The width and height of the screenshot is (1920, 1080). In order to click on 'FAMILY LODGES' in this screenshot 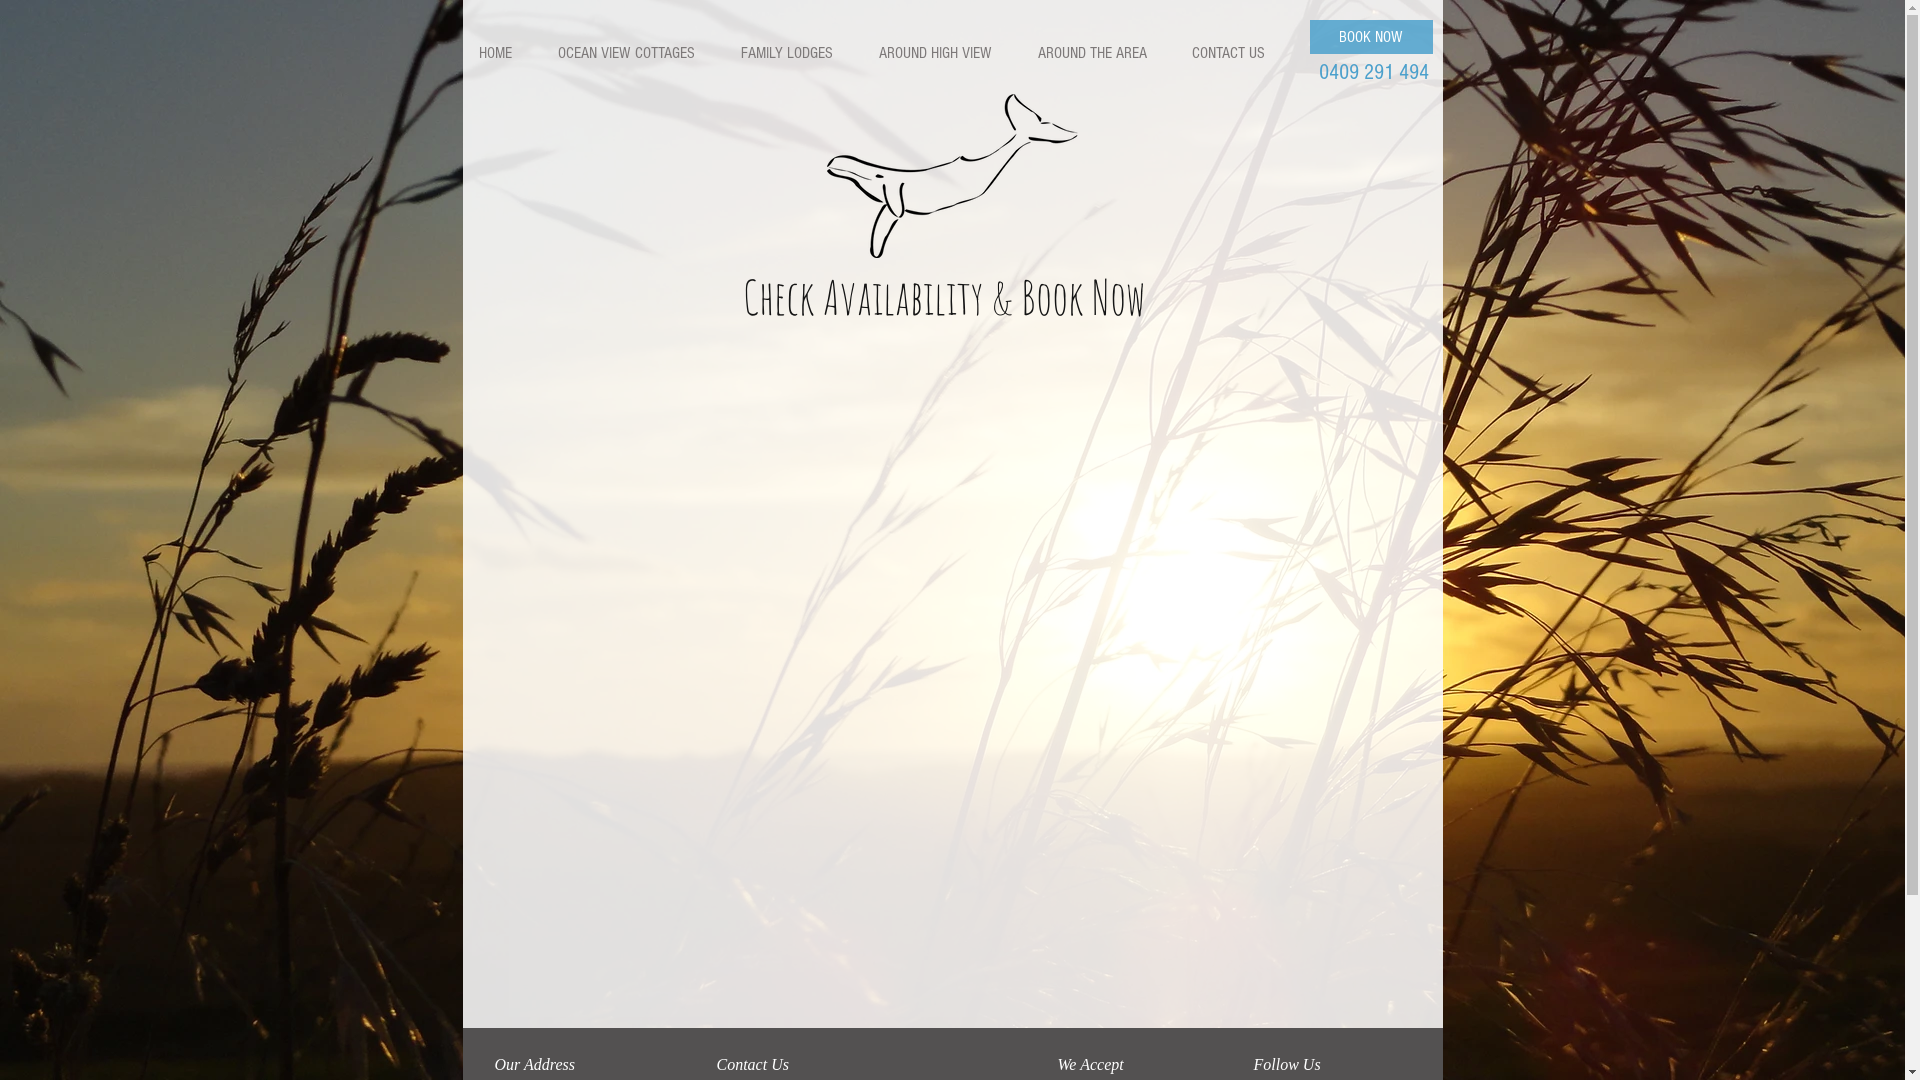, I will do `click(723, 52)`.